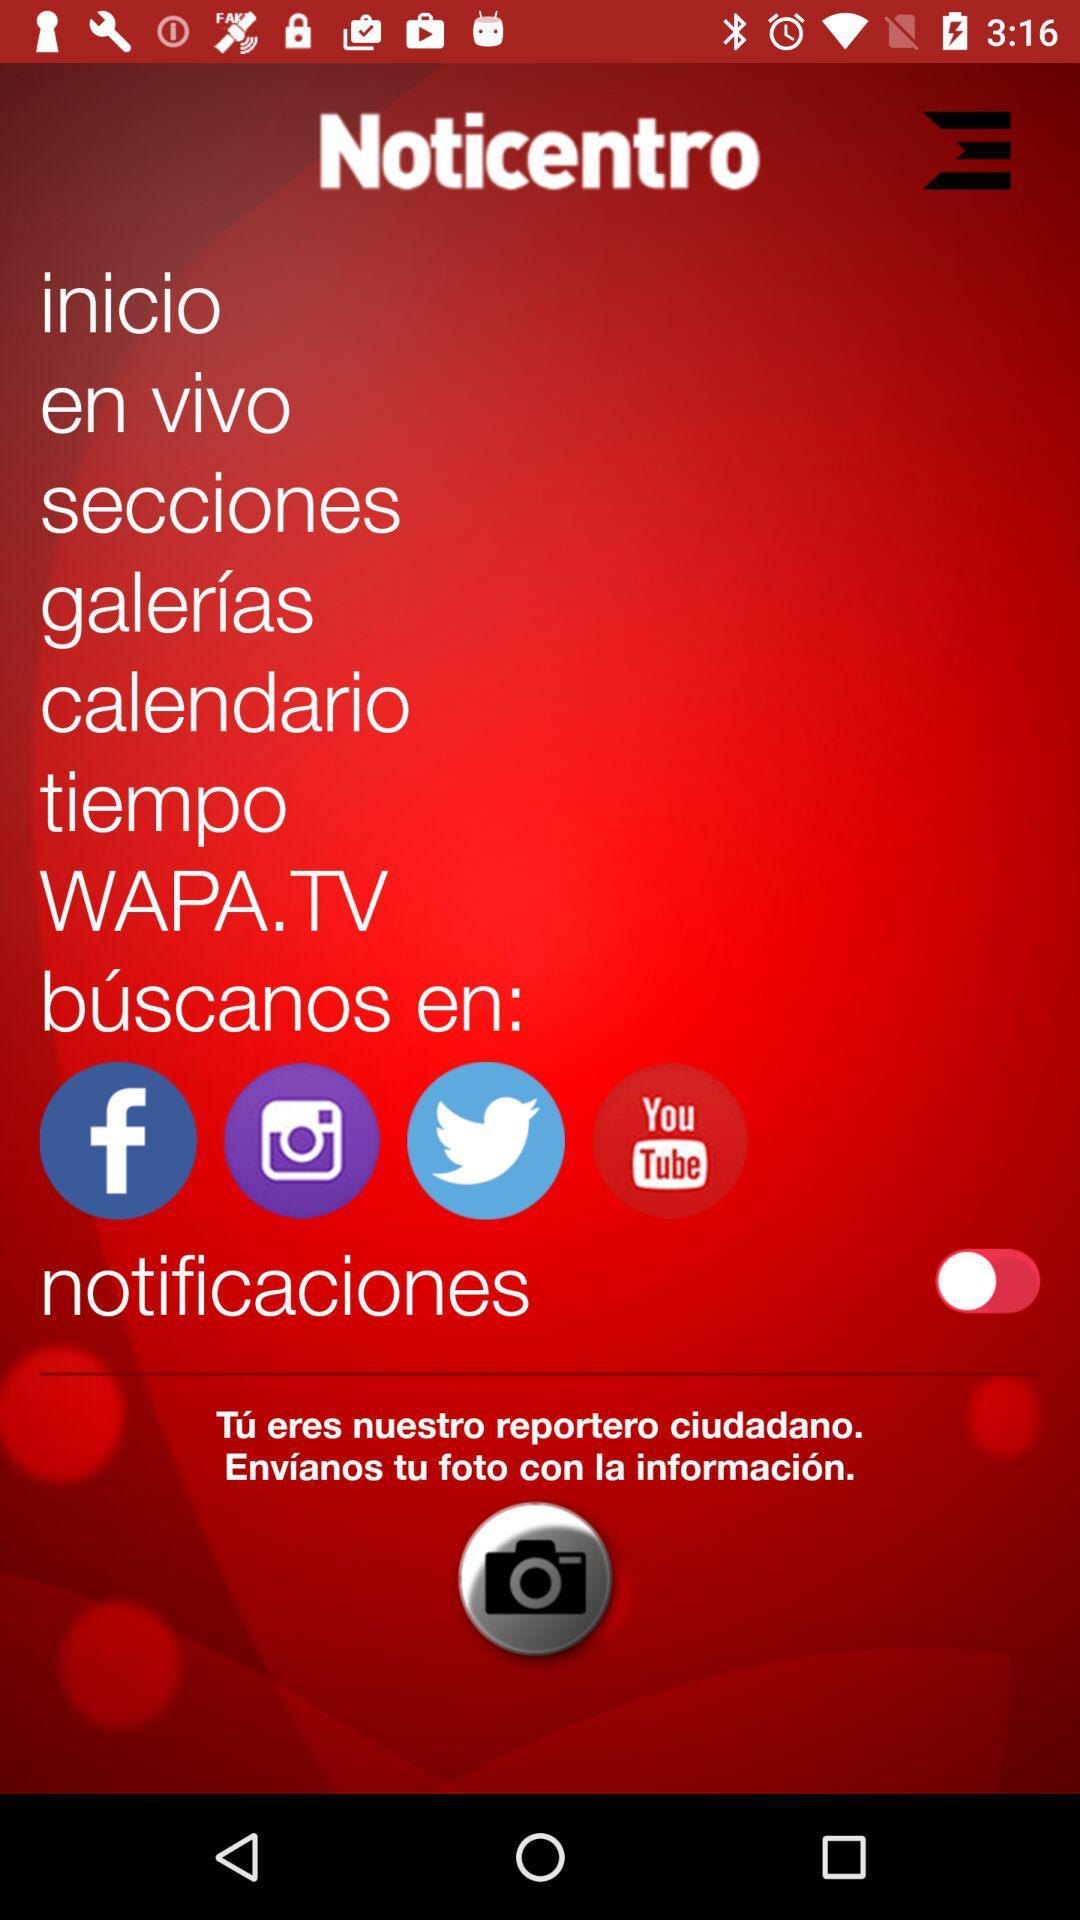 Image resolution: width=1080 pixels, height=1920 pixels. Describe the element at coordinates (965, 148) in the screenshot. I see `menu icon` at that location.